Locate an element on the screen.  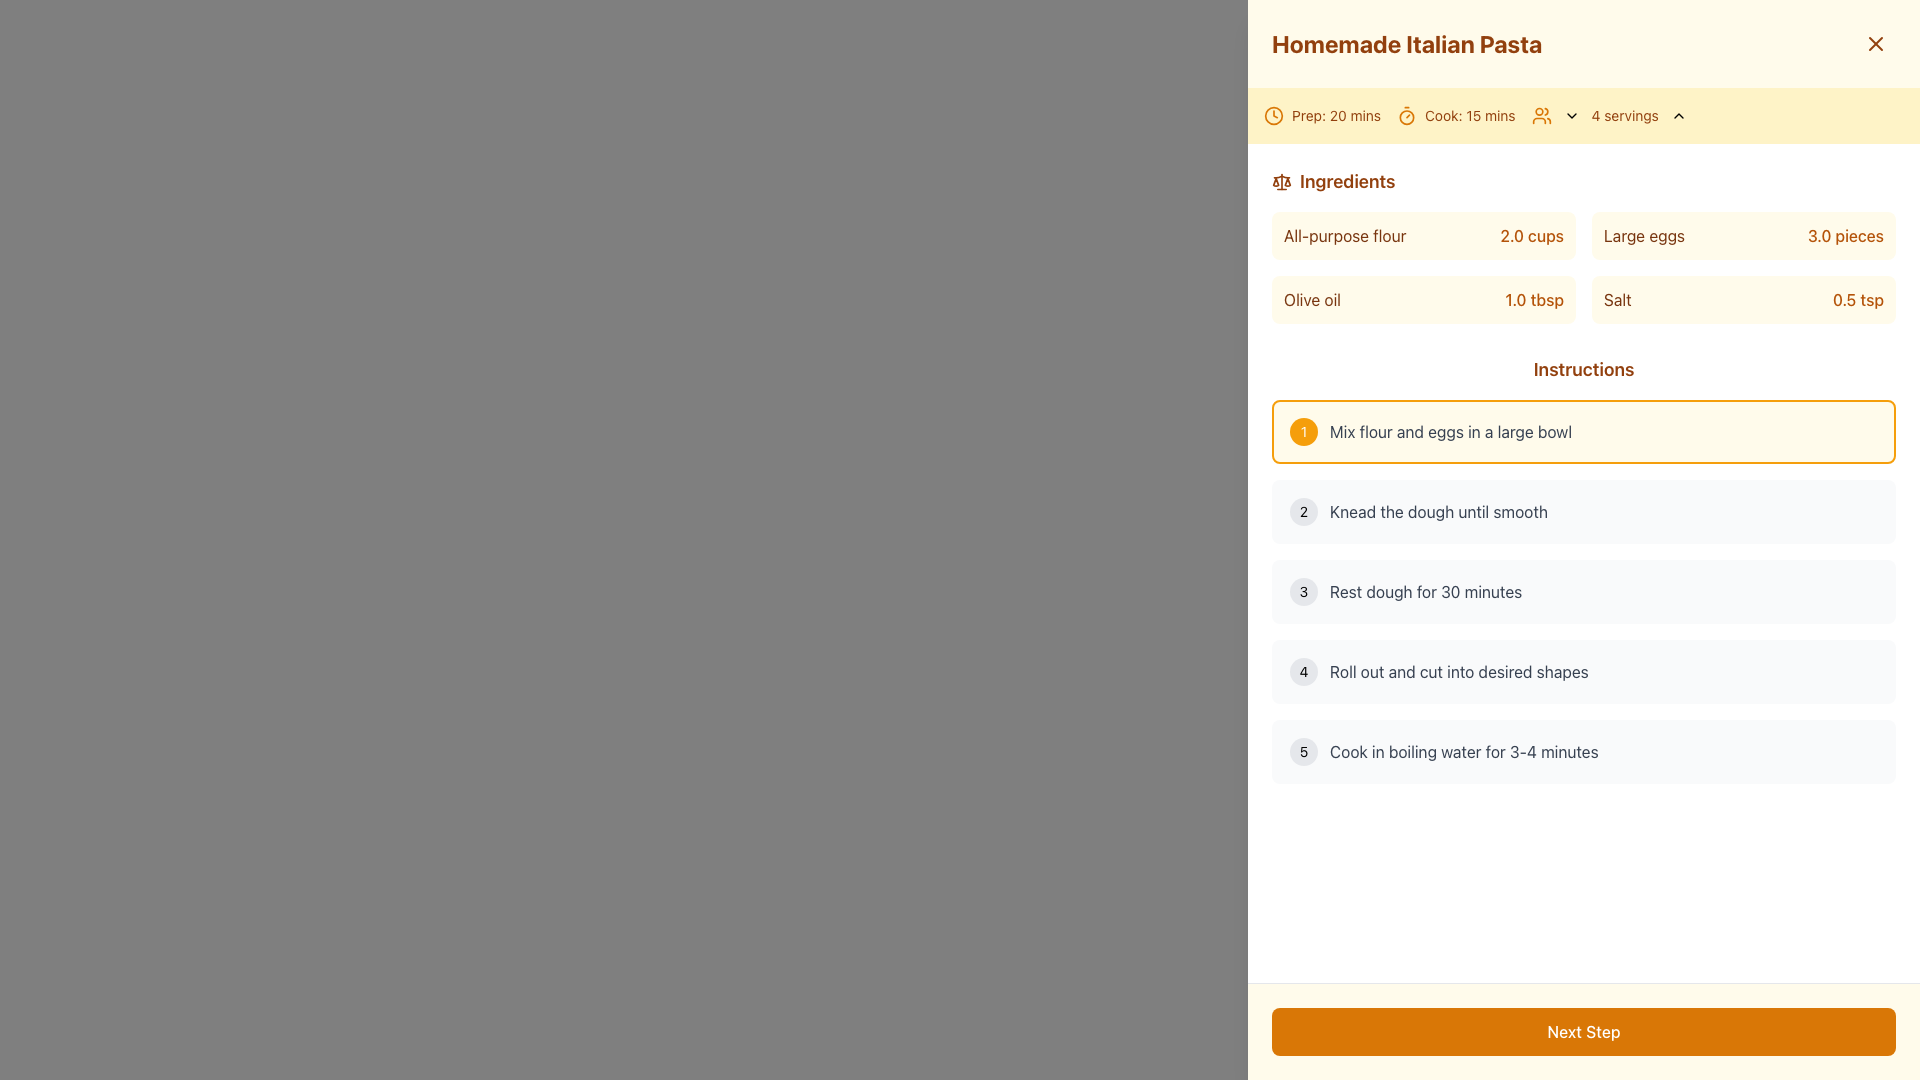
the Step indicator which is a circular icon with a light gray background and a black numeral '3' centered within it, located to the left of the text 'Rest dough for 30 minutes' is located at coordinates (1304, 590).